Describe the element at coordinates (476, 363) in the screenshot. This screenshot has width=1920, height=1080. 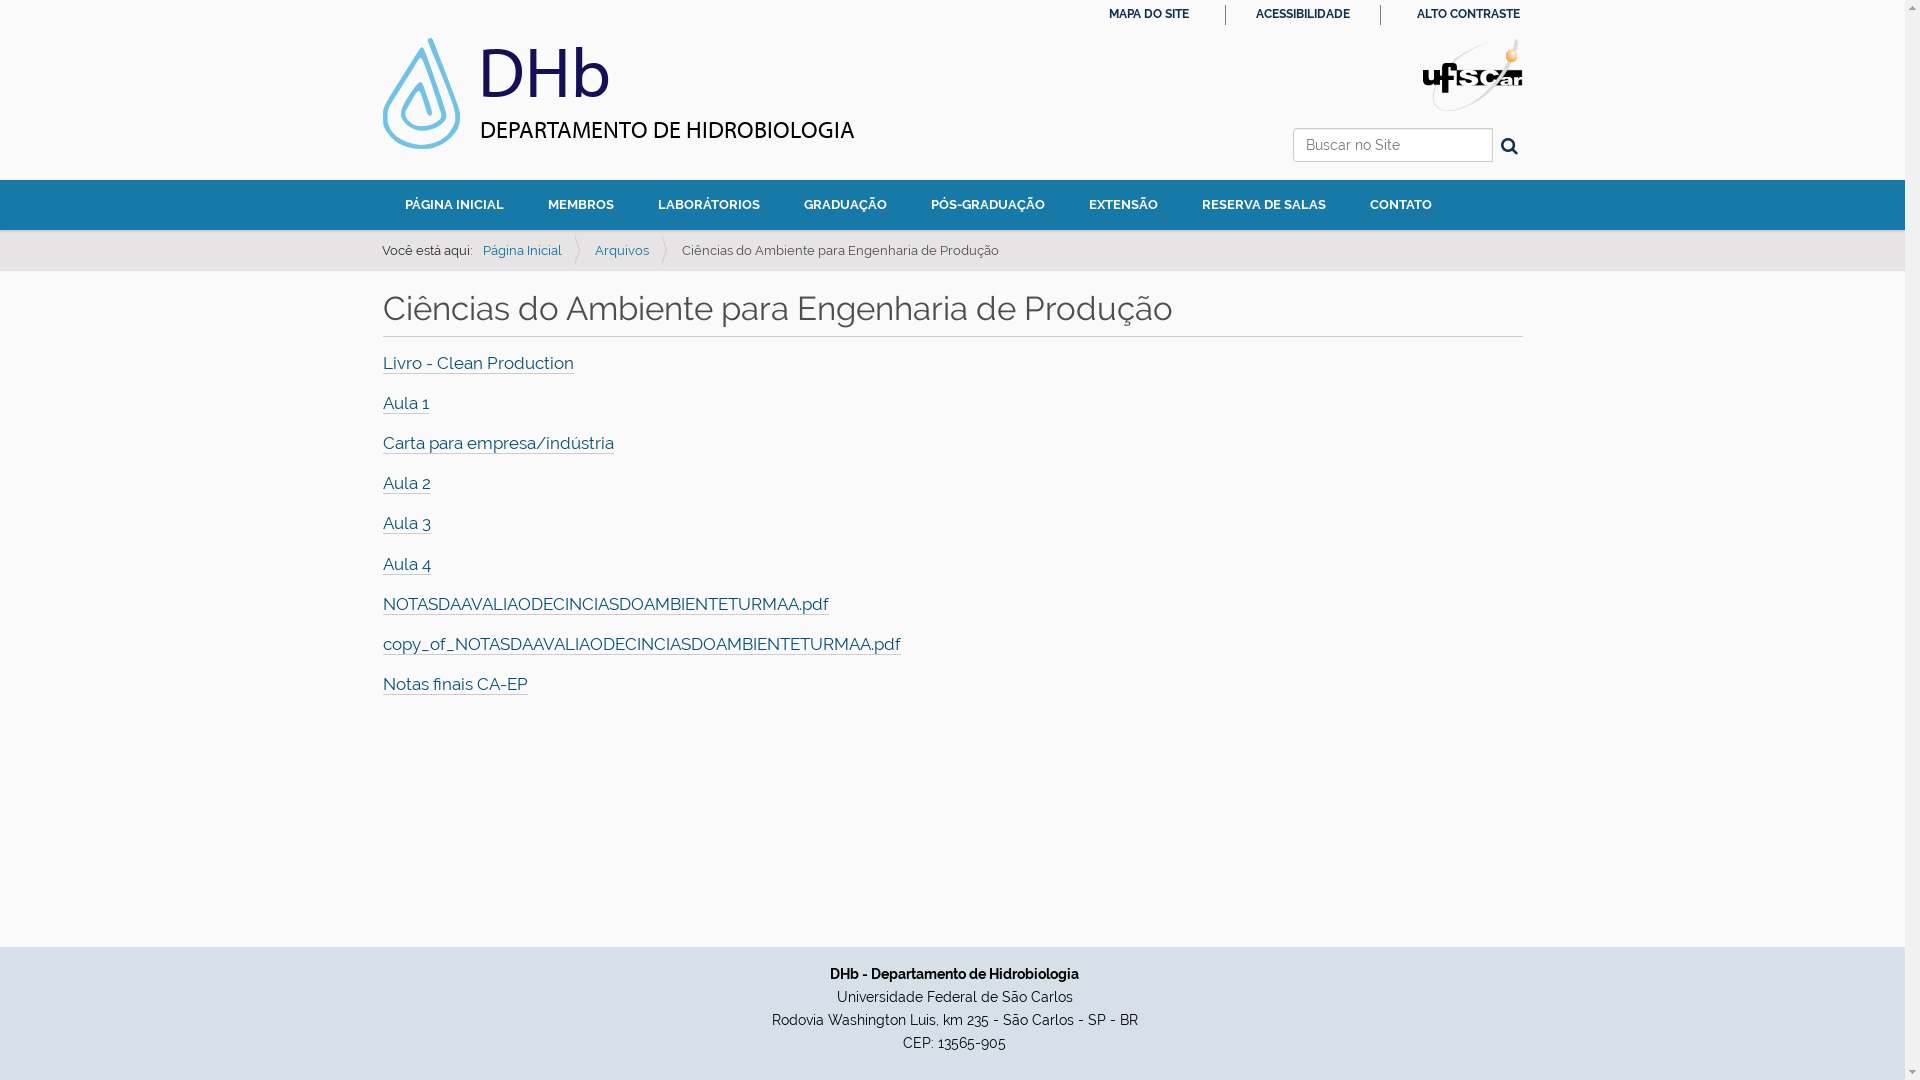
I see `'Livro - Clean Production'` at that location.